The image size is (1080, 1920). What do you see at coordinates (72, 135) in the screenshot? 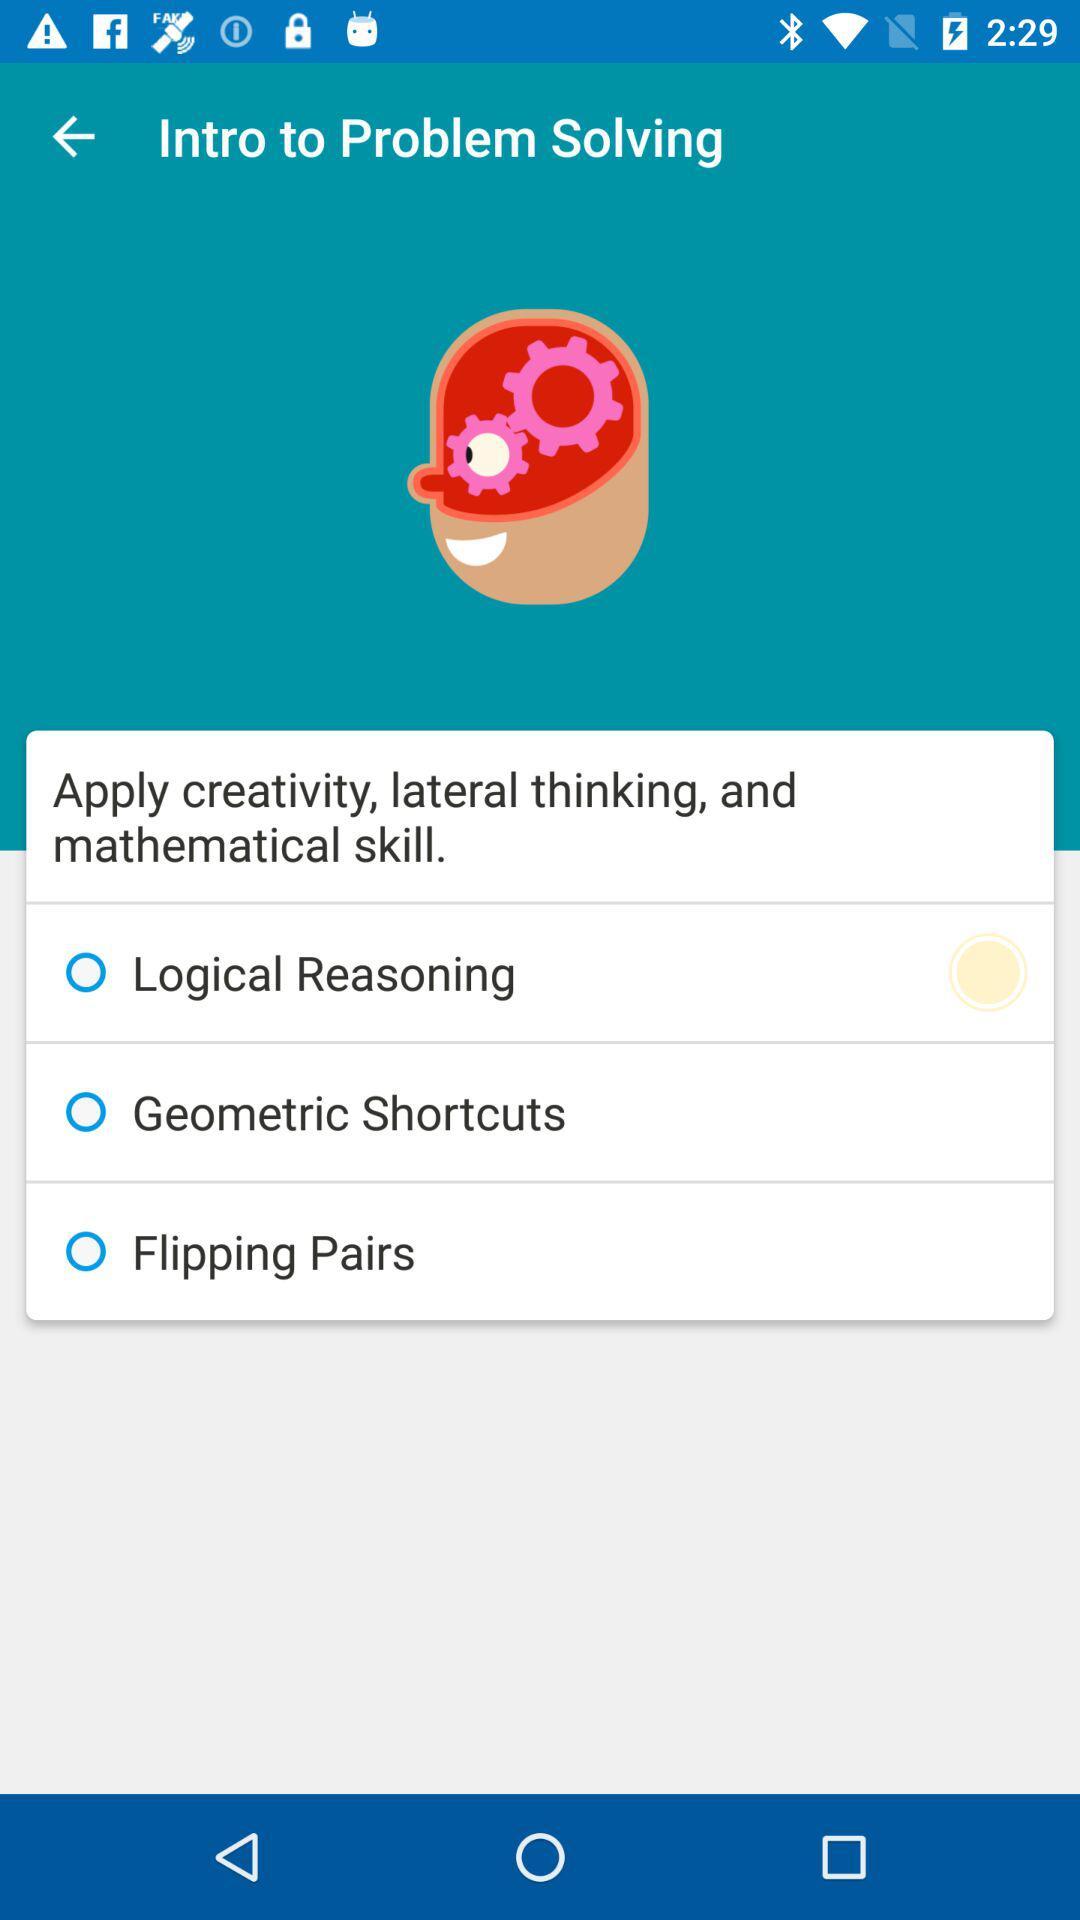
I see `item at the top left corner` at bounding box center [72, 135].